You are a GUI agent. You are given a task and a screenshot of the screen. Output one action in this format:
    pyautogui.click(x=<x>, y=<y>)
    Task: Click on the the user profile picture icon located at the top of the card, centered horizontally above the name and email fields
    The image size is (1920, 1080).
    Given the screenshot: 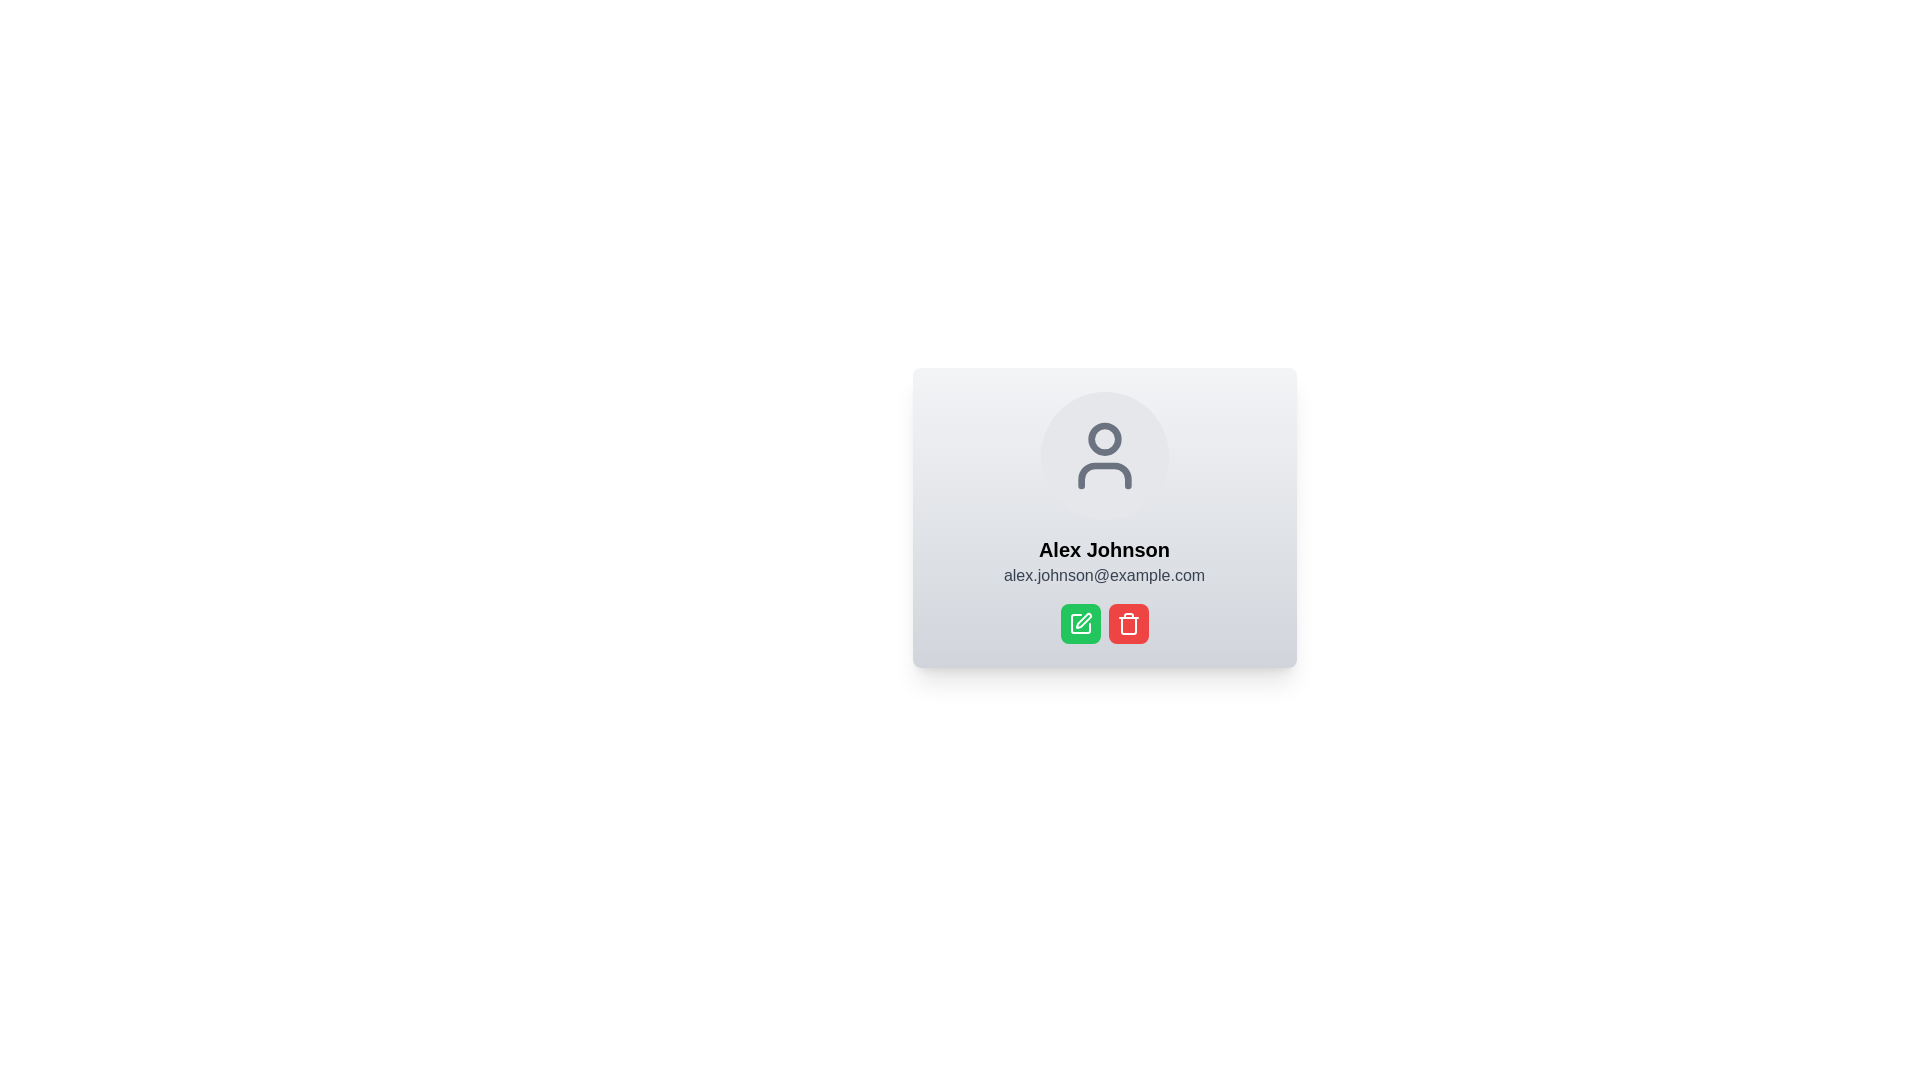 What is the action you would take?
    pyautogui.click(x=1103, y=455)
    